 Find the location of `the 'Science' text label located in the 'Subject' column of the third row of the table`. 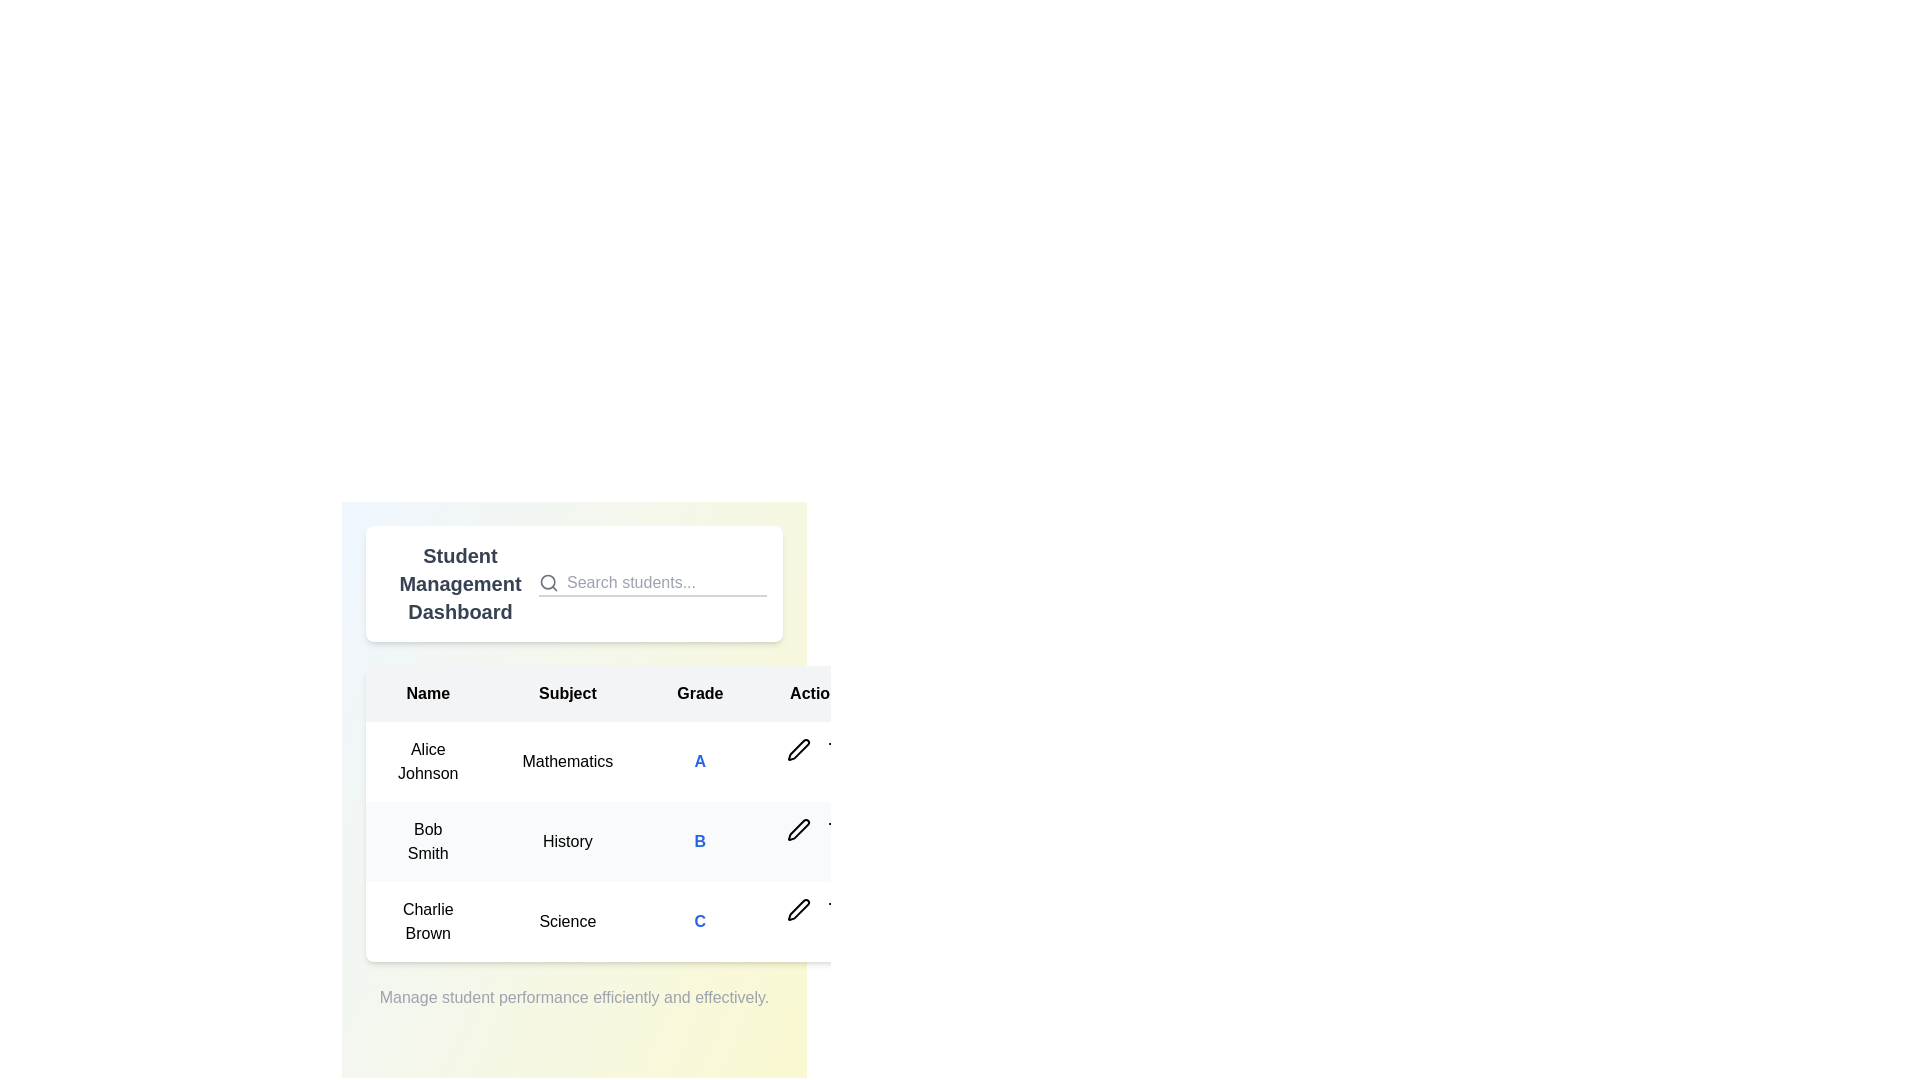

the 'Science' text label located in the 'Subject' column of the third row of the table is located at coordinates (566, 921).